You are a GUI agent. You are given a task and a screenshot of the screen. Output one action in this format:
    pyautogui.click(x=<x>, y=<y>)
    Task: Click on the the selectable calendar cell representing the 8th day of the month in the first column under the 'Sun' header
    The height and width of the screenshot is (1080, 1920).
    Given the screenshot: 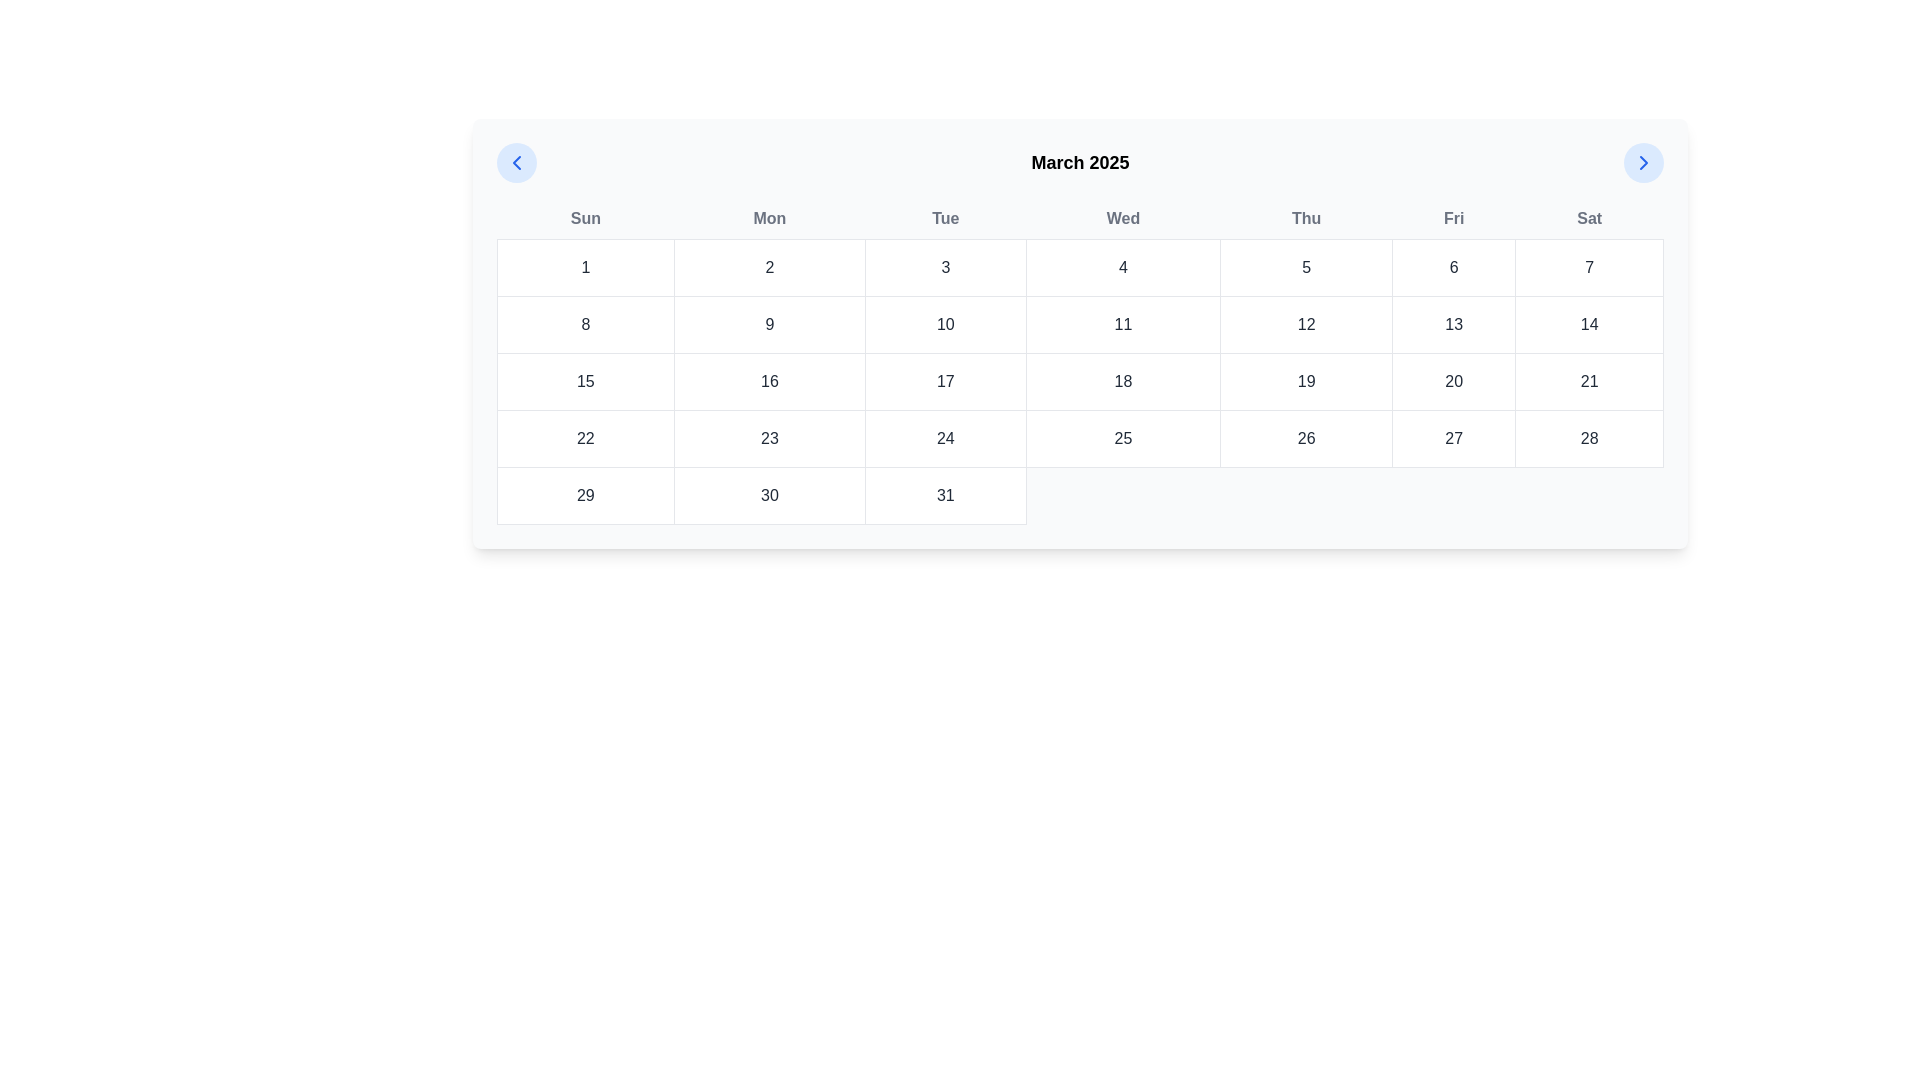 What is the action you would take?
    pyautogui.click(x=584, y=323)
    